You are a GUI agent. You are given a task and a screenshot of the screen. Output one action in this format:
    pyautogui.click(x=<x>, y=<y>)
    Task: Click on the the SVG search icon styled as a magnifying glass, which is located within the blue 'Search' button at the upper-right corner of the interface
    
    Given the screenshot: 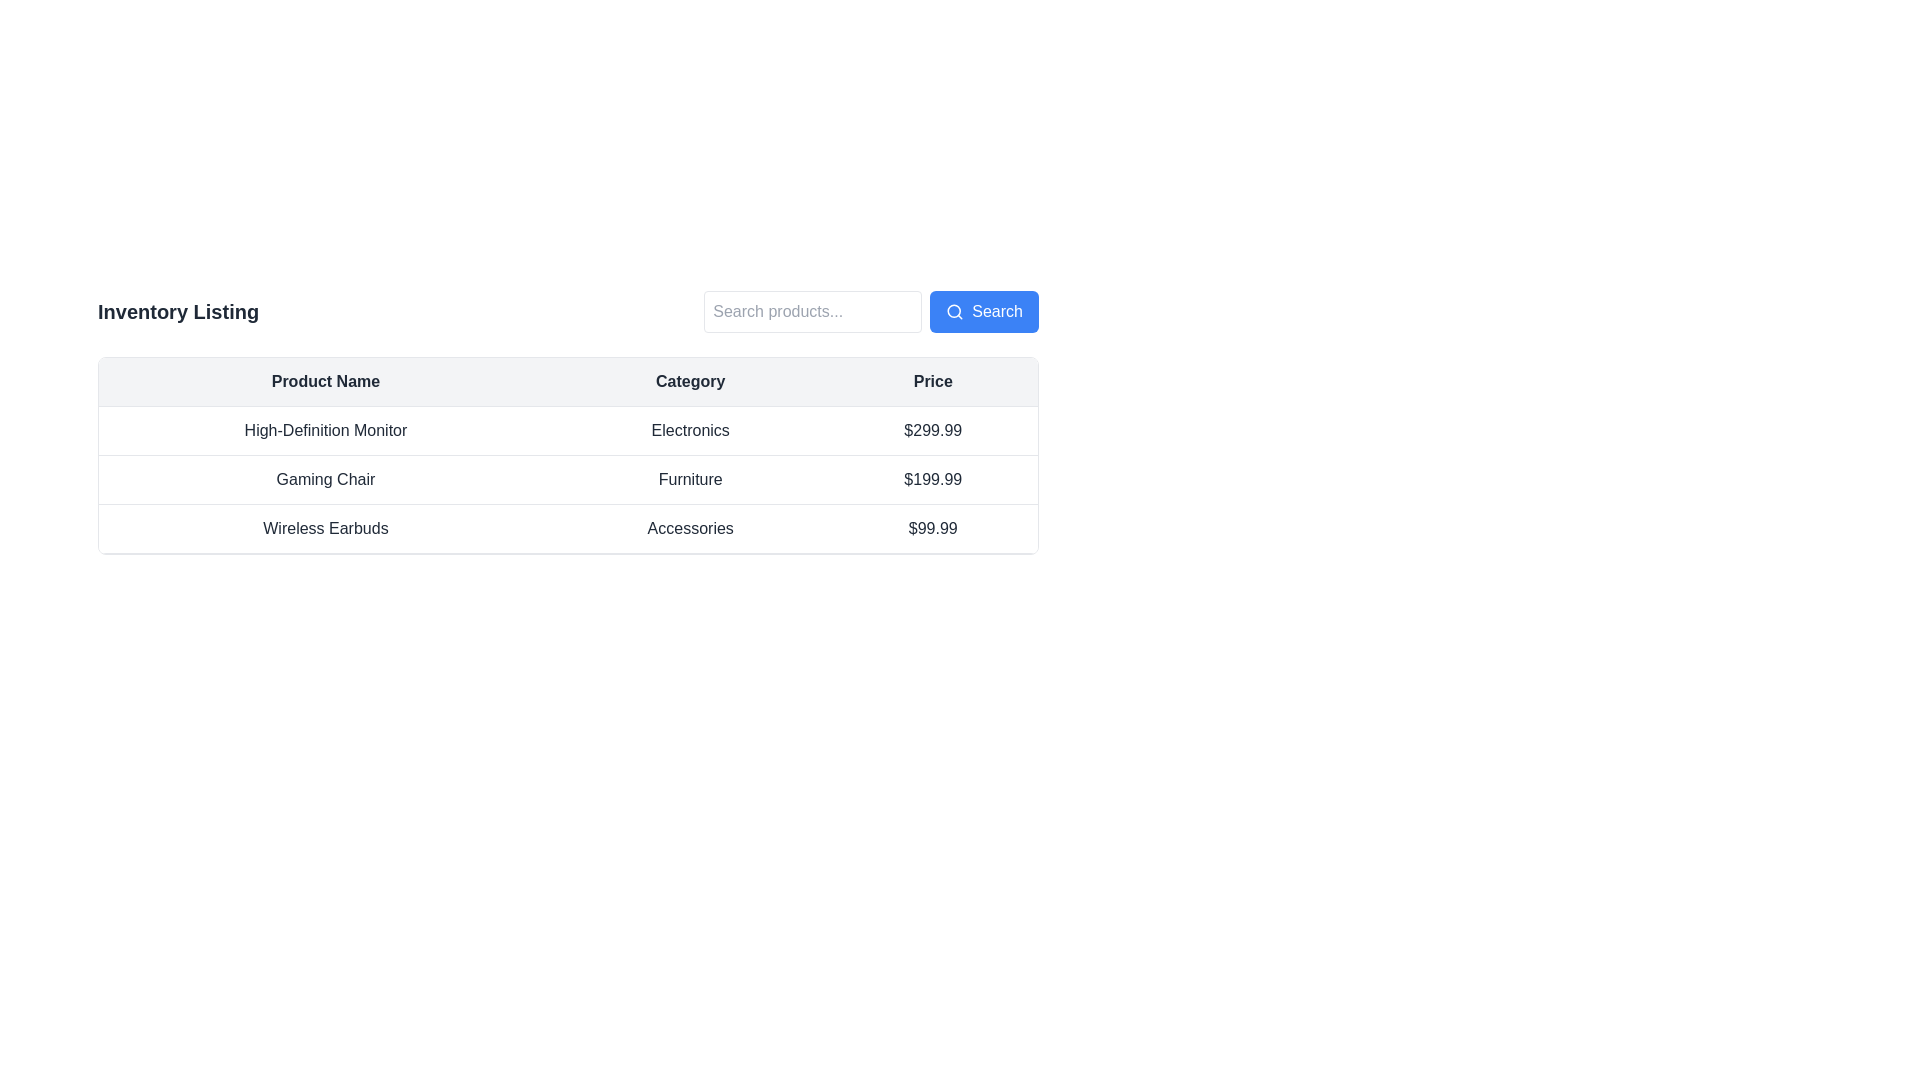 What is the action you would take?
    pyautogui.click(x=954, y=312)
    